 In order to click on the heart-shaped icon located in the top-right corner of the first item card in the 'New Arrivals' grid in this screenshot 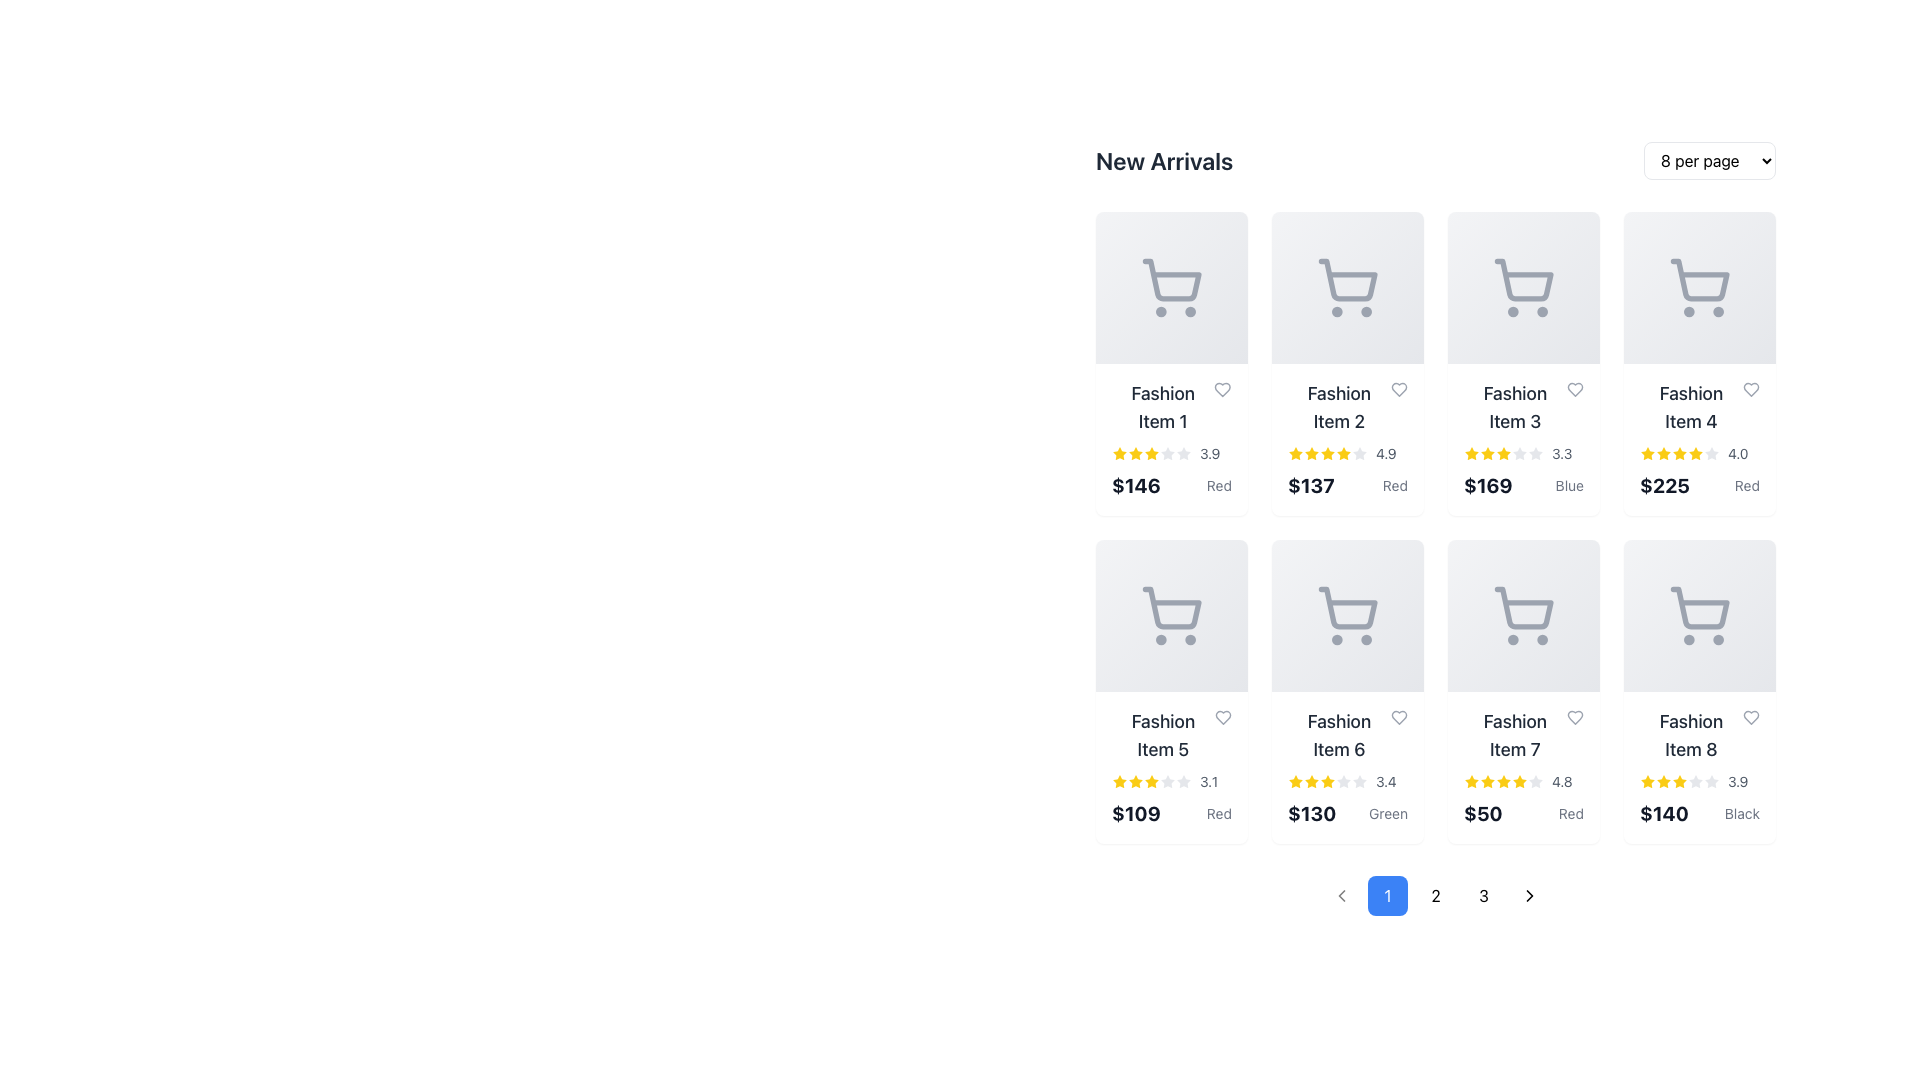, I will do `click(1222, 389)`.